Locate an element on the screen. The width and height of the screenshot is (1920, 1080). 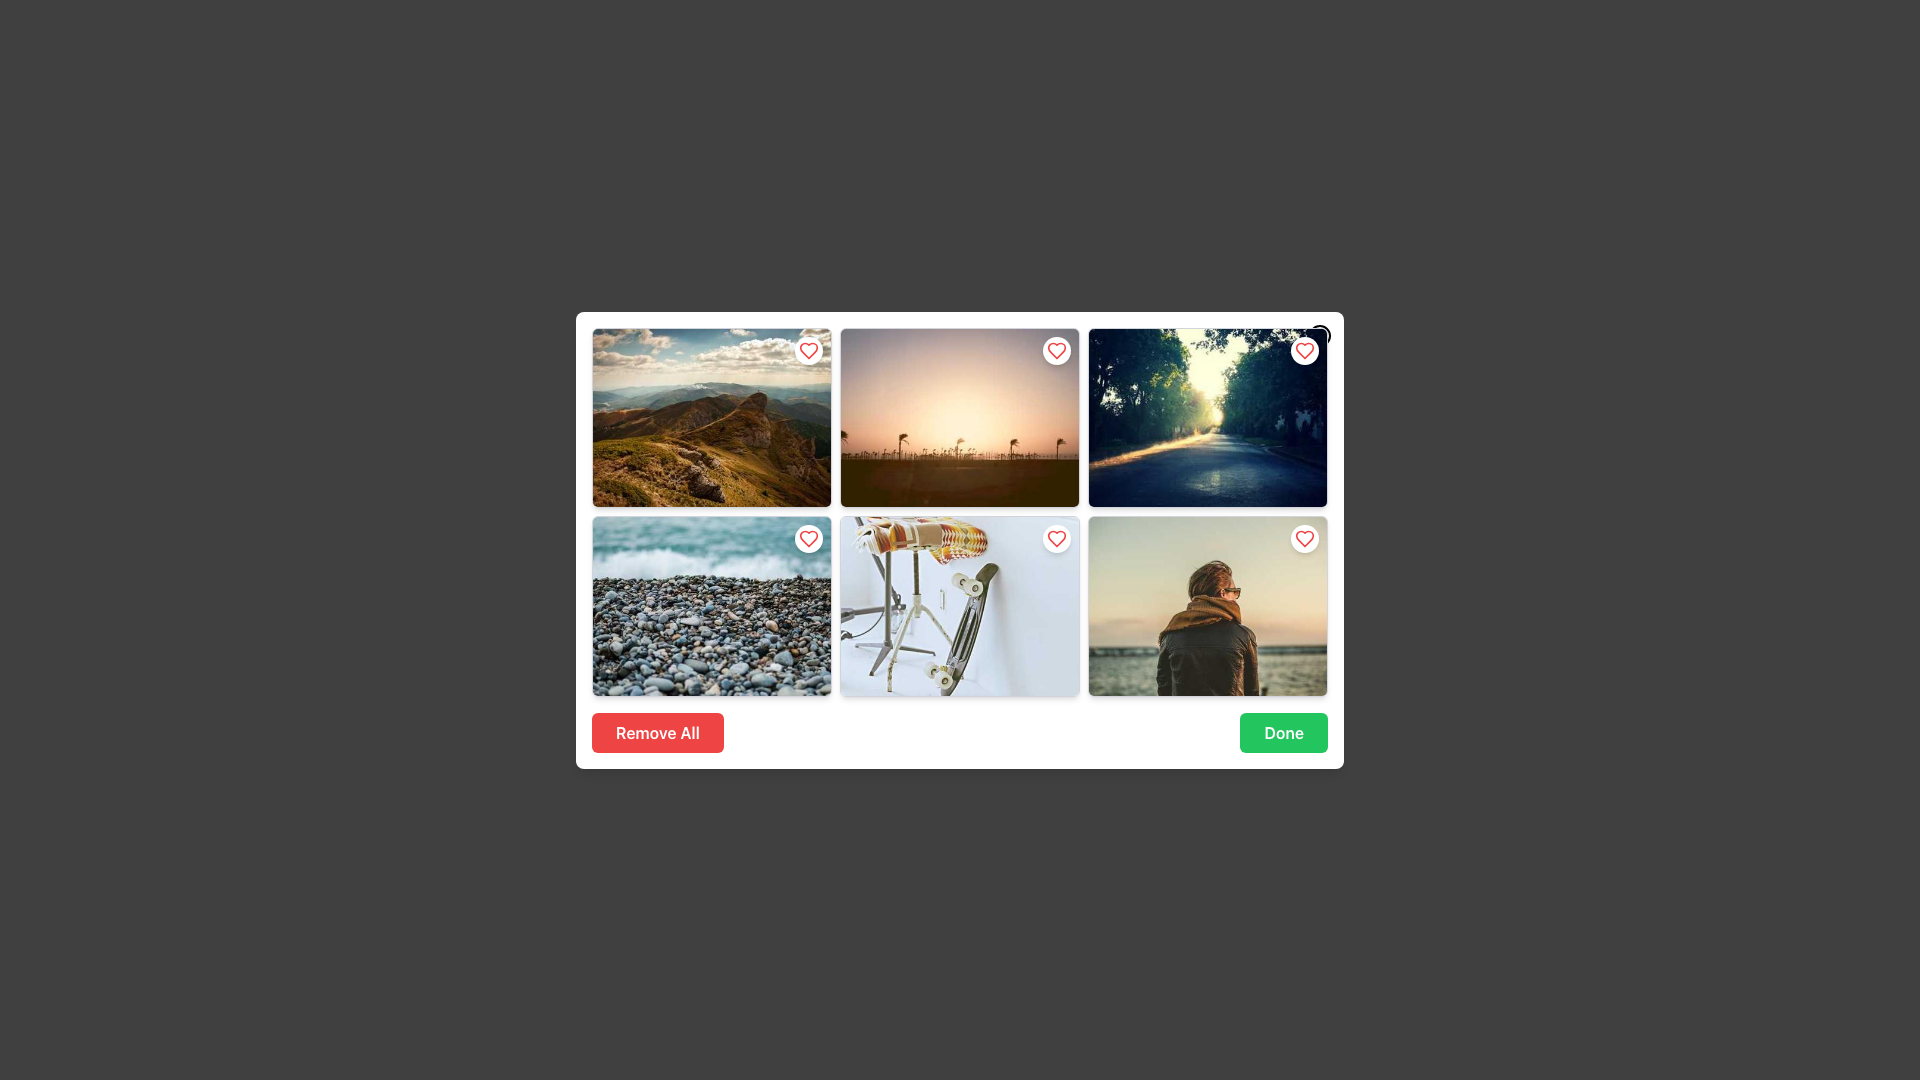
the 'Remove All' button is located at coordinates (657, 732).